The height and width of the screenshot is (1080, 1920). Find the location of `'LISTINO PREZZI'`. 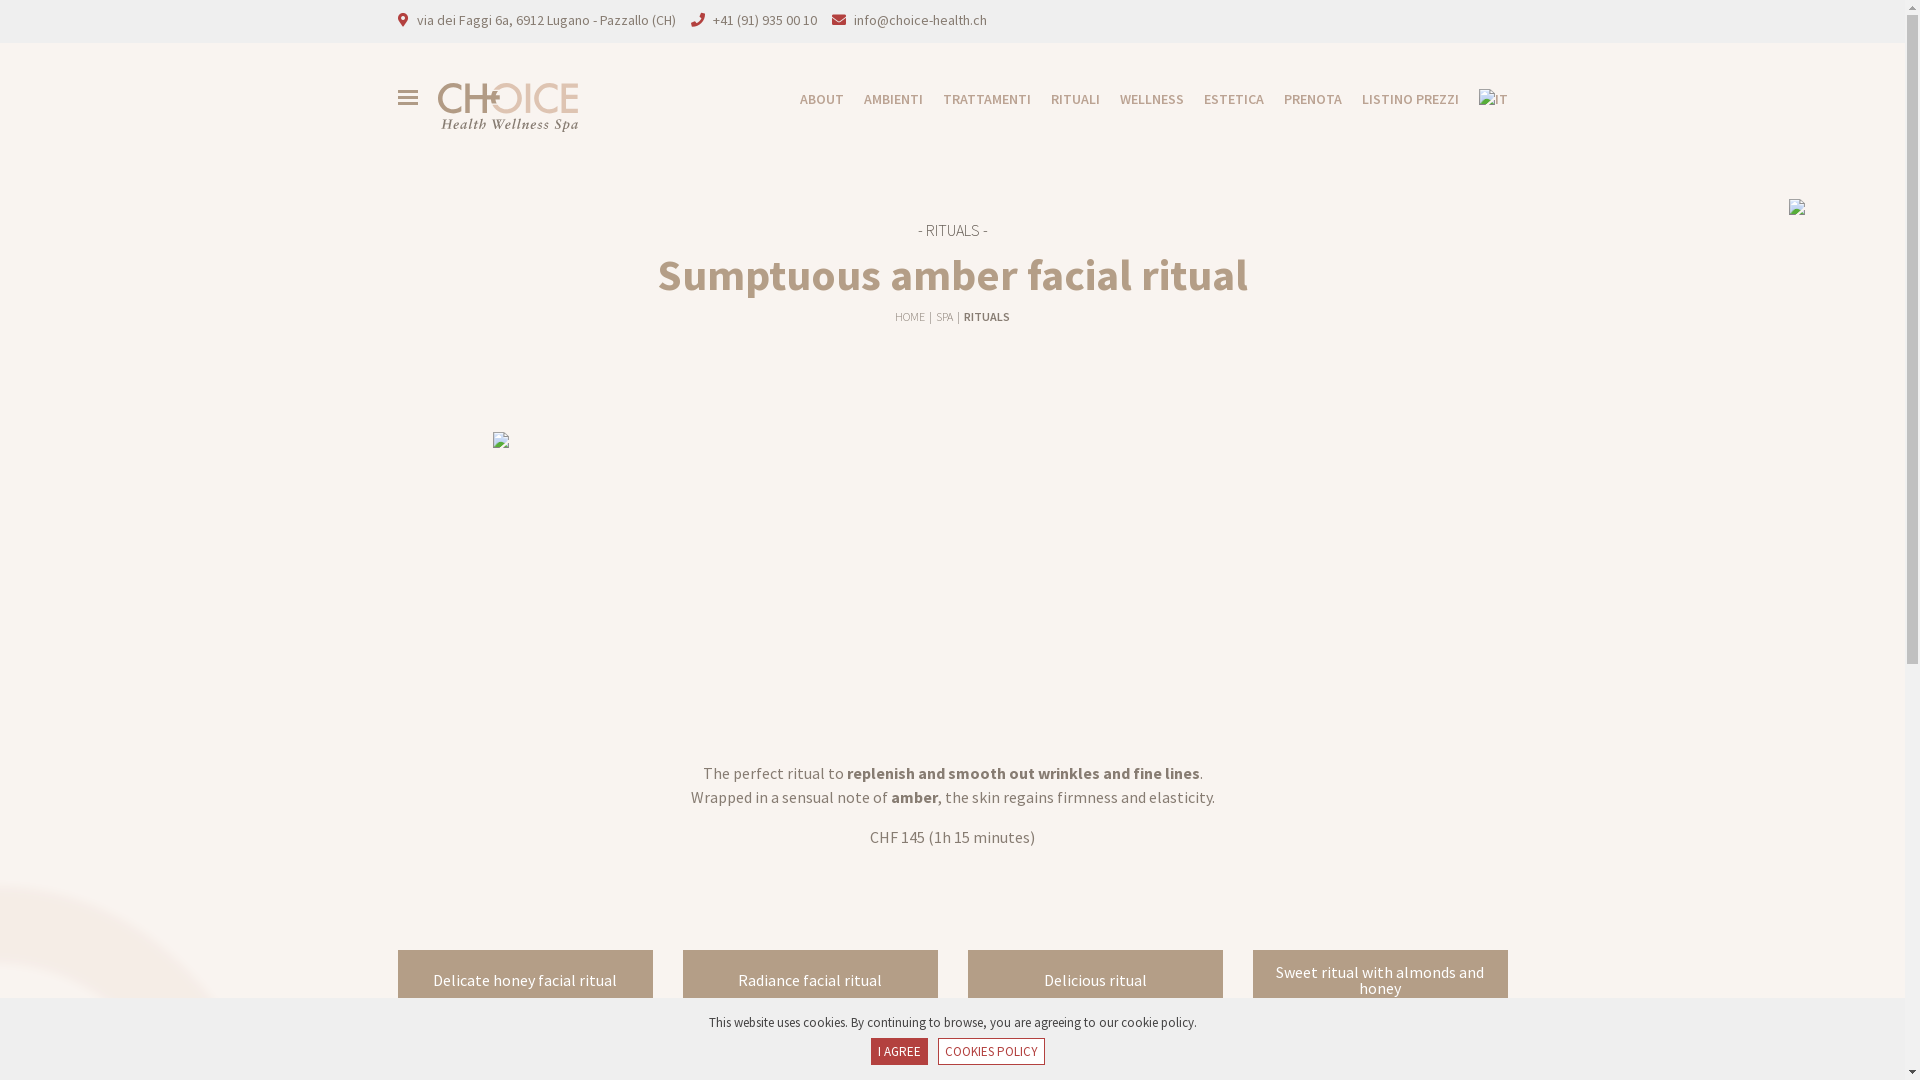

'LISTINO PREZZI' is located at coordinates (1399, 99).